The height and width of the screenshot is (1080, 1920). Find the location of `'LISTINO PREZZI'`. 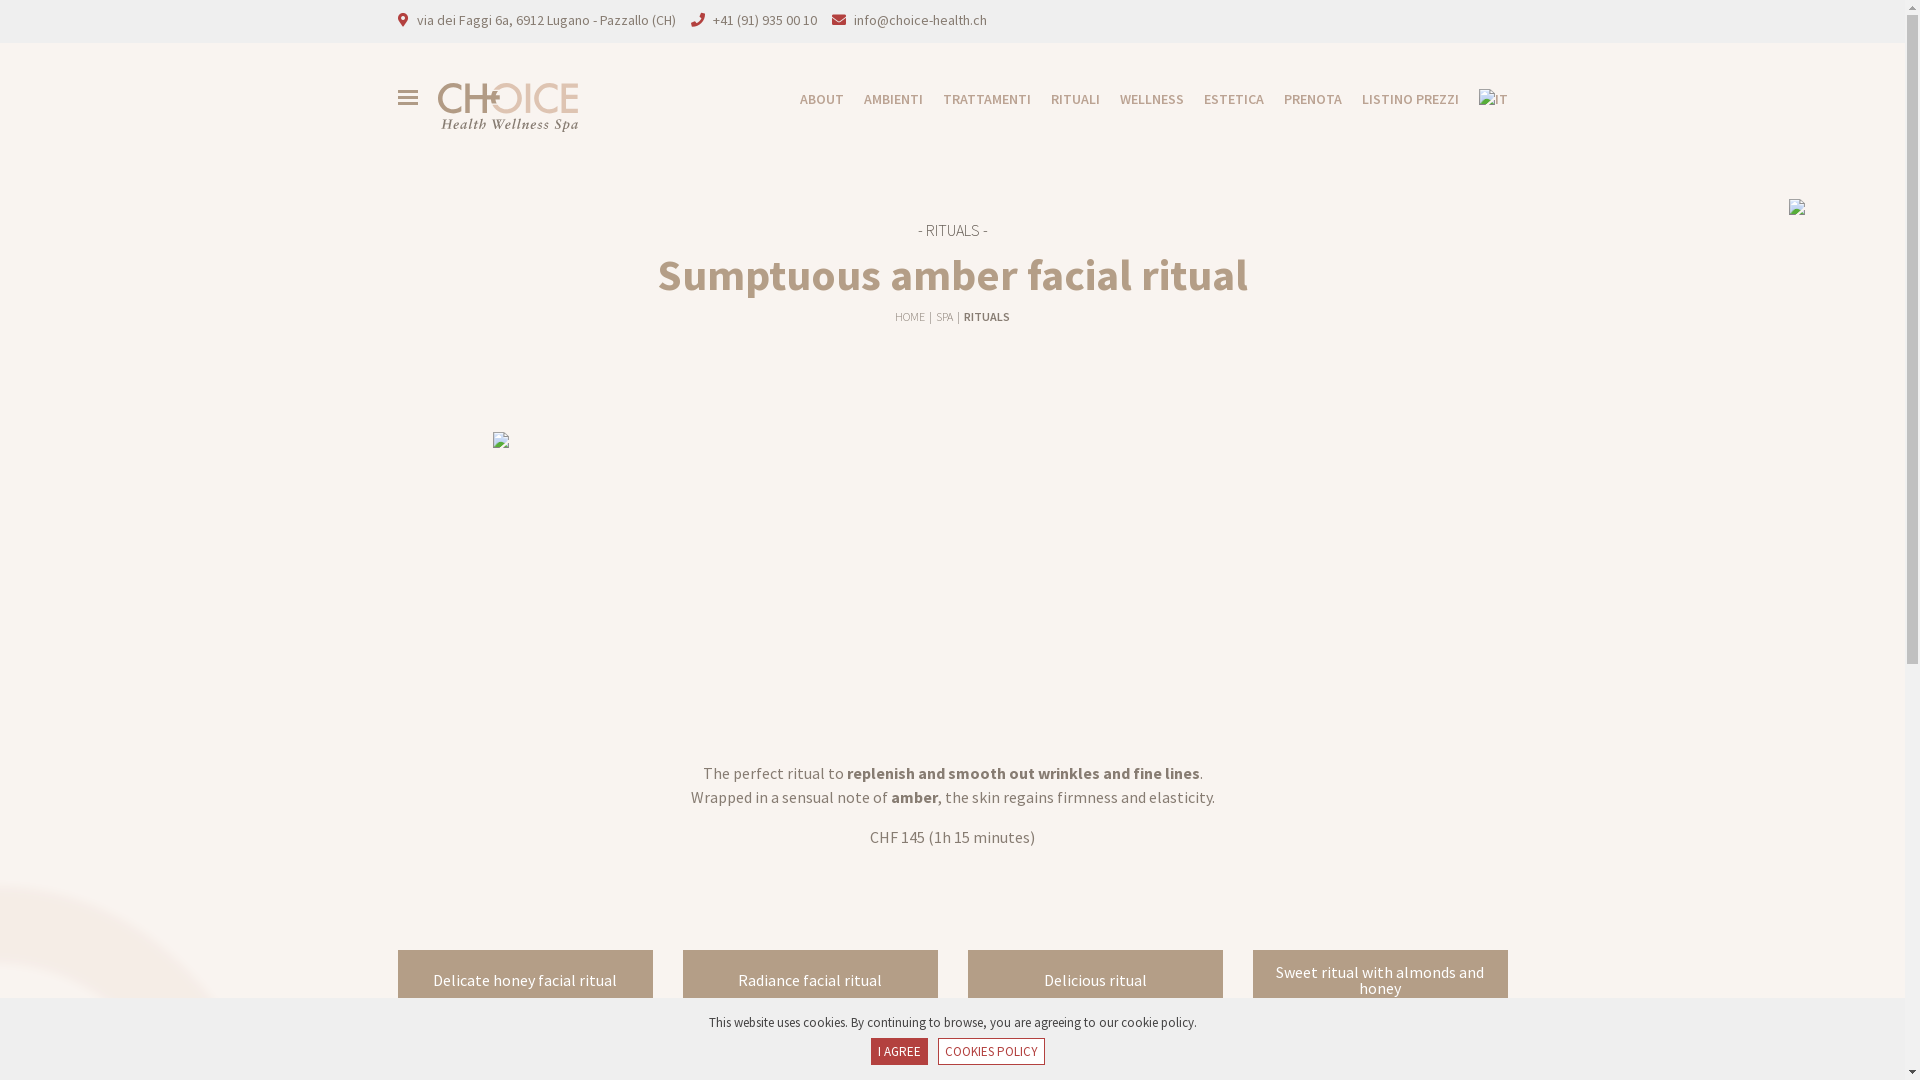

'LISTINO PREZZI' is located at coordinates (1399, 99).